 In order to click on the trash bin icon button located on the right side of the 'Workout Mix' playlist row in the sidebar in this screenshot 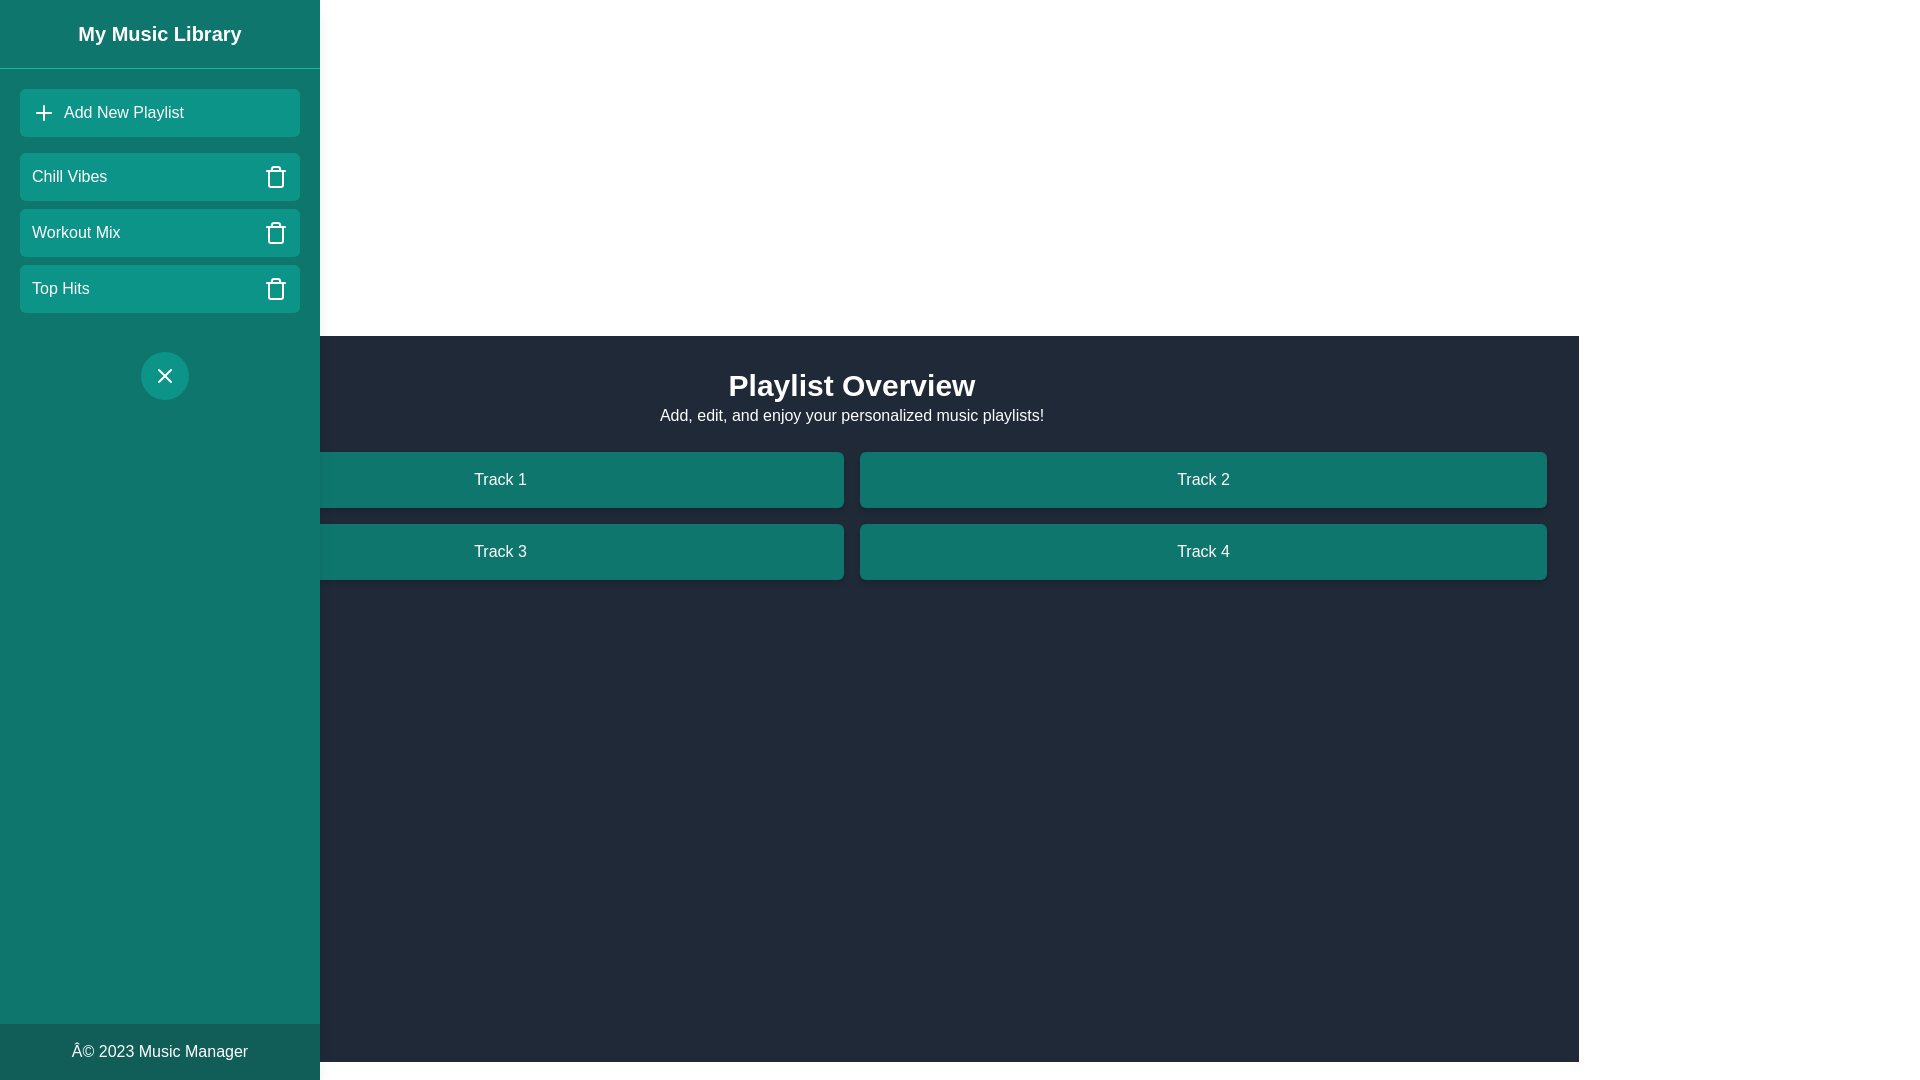, I will do `click(274, 231)`.